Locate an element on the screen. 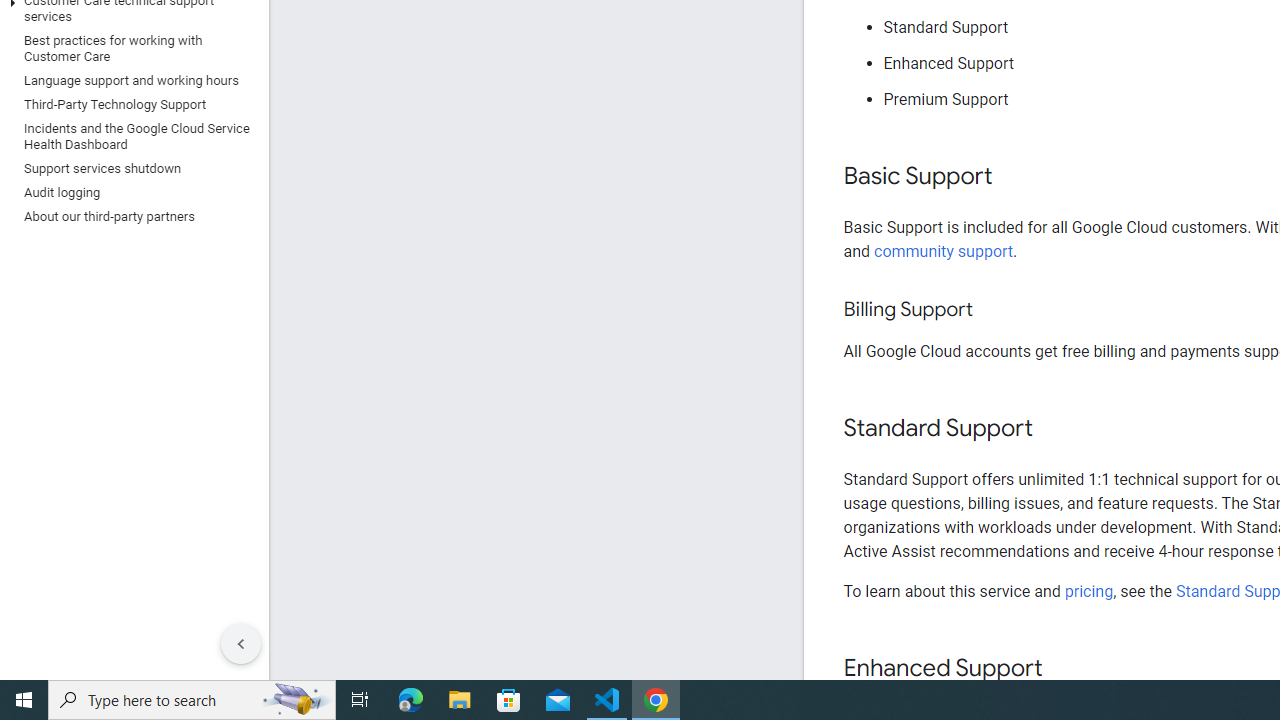  'About our third-party partners' is located at coordinates (129, 217).